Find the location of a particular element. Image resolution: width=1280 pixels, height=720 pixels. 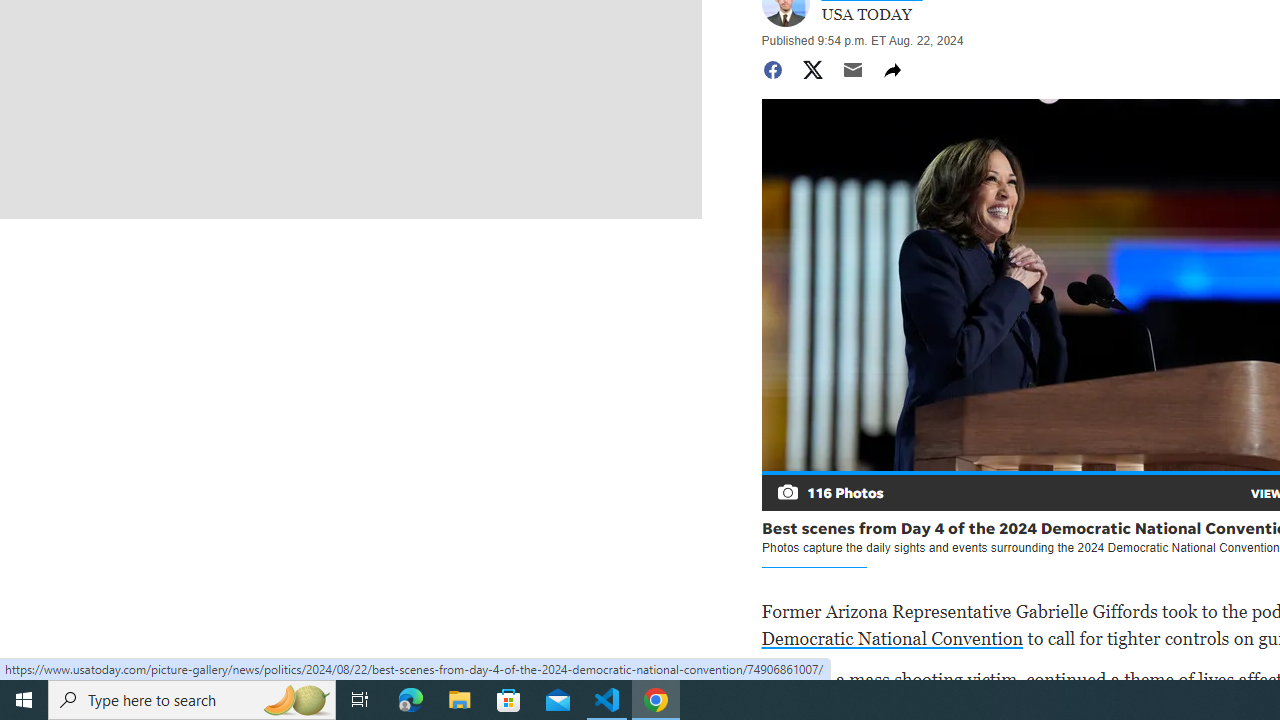

'Share to Facebook' is located at coordinates (771, 68).